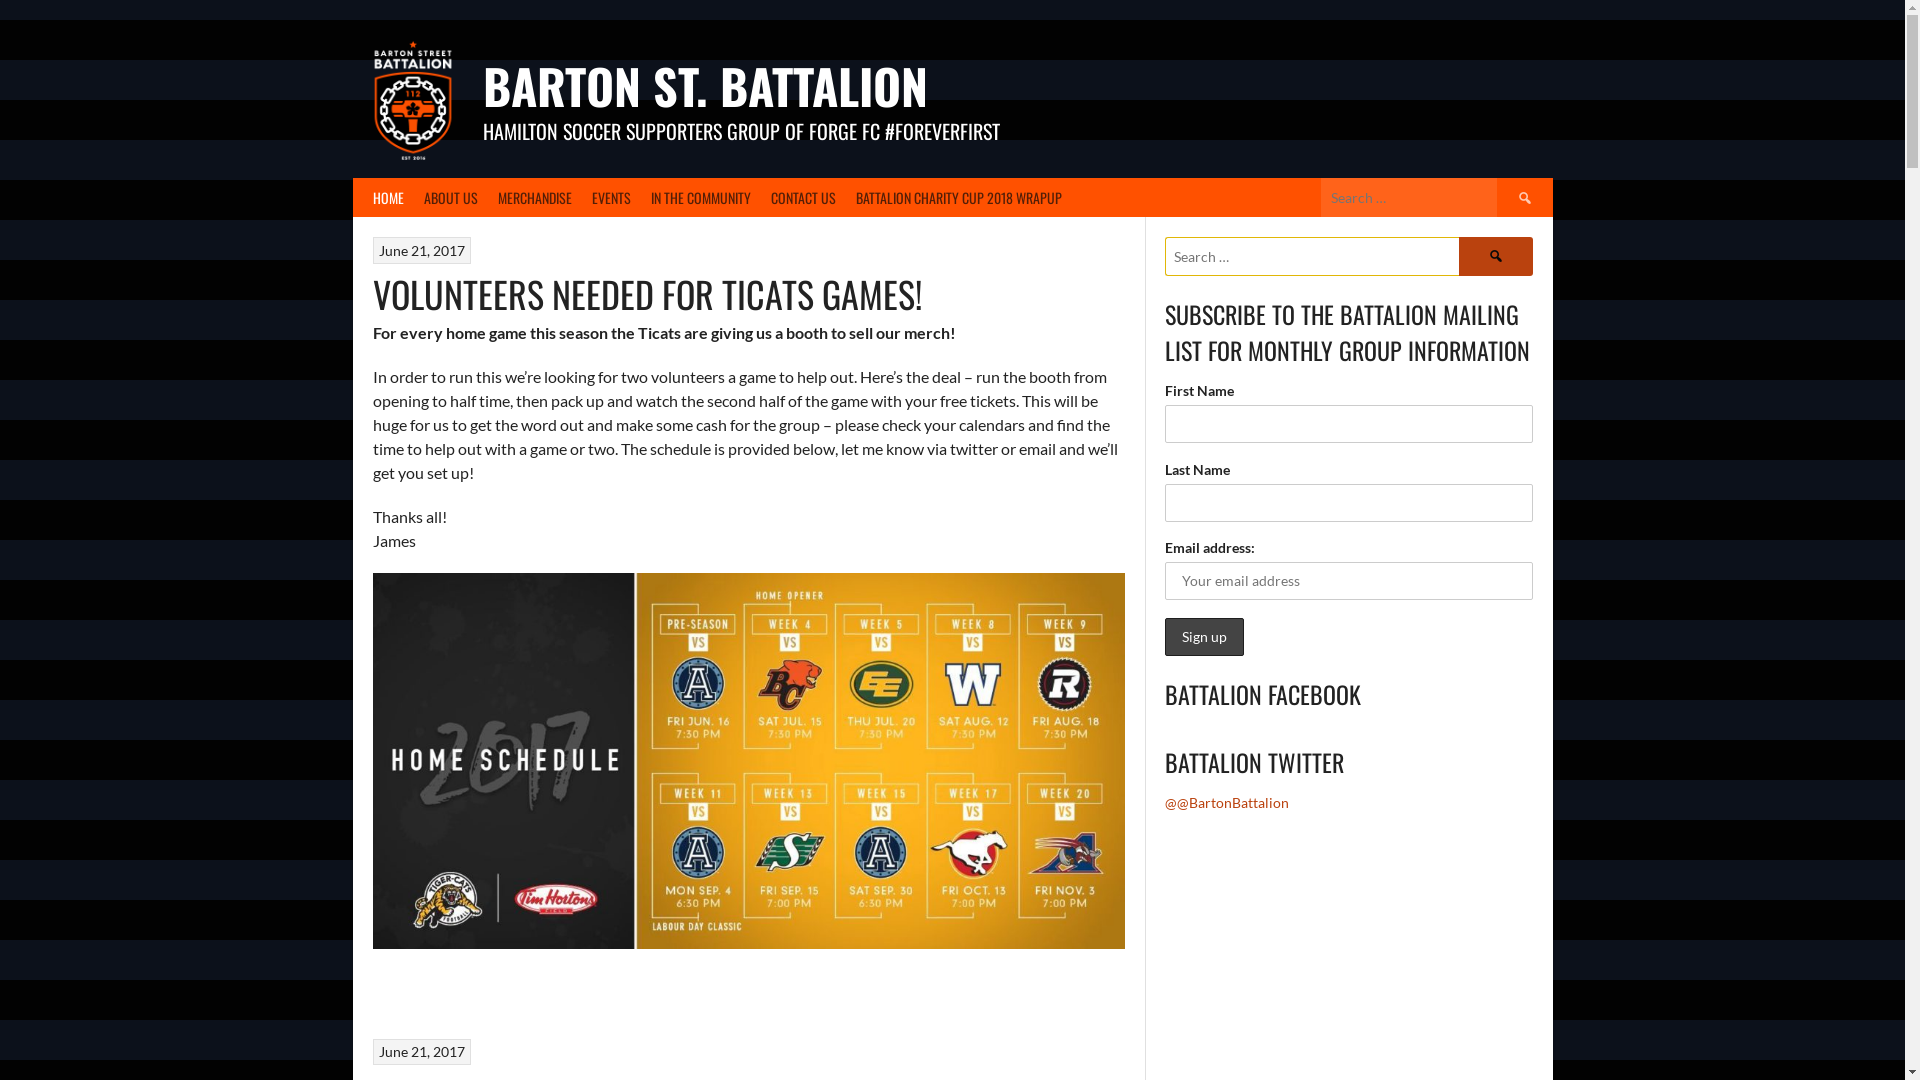 Image resolution: width=1920 pixels, height=1080 pixels. Describe the element at coordinates (580, 197) in the screenshot. I see `'EVENTS'` at that location.